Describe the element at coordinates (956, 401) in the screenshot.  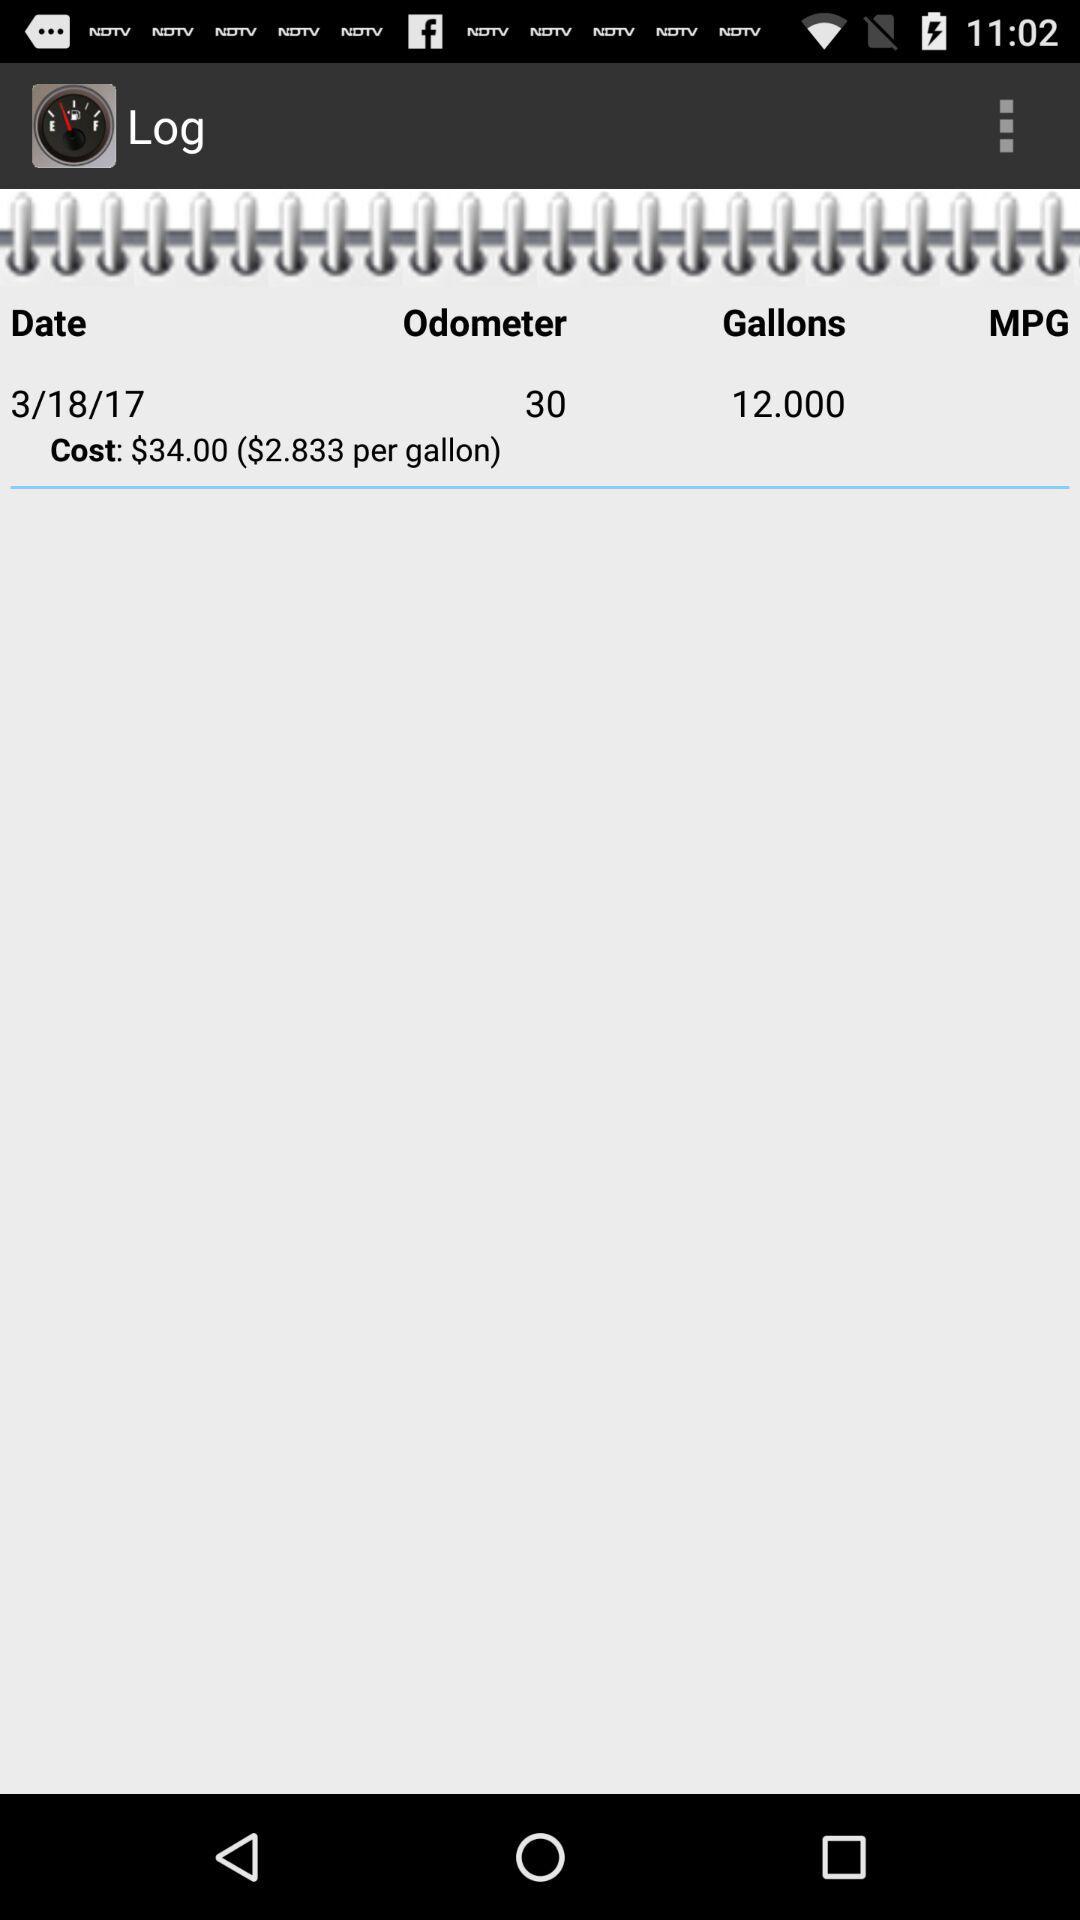
I see `the app to the right of 12.000` at that location.